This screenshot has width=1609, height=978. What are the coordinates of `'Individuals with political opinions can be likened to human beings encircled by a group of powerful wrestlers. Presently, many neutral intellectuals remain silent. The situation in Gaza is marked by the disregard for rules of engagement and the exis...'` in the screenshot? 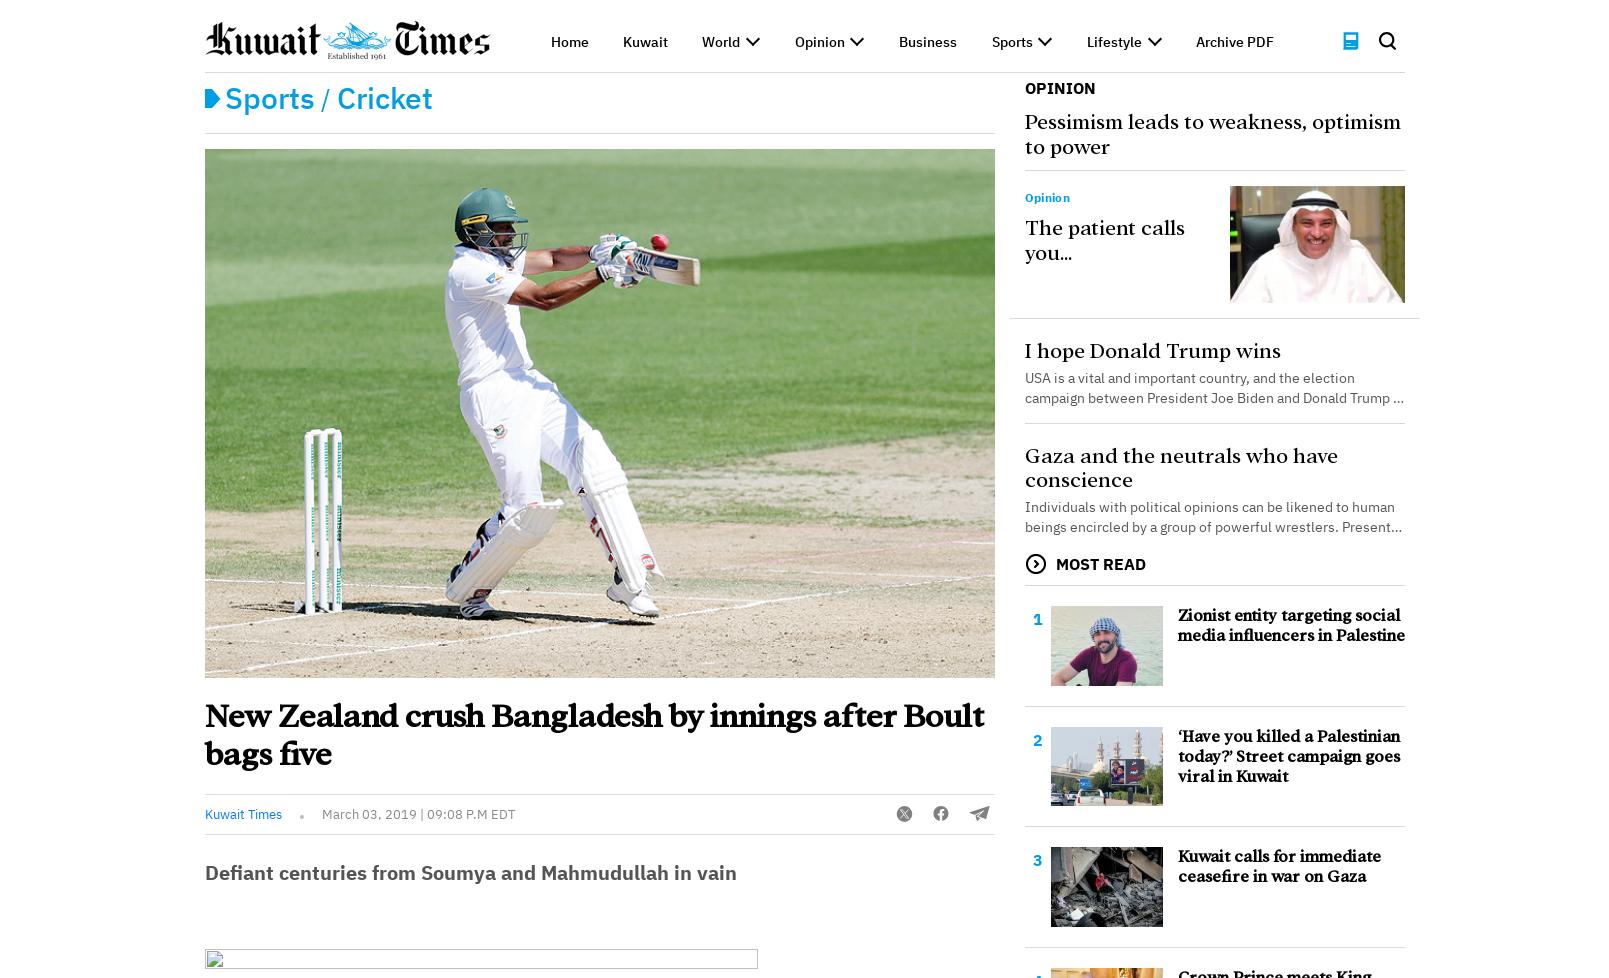 It's located at (1213, 546).